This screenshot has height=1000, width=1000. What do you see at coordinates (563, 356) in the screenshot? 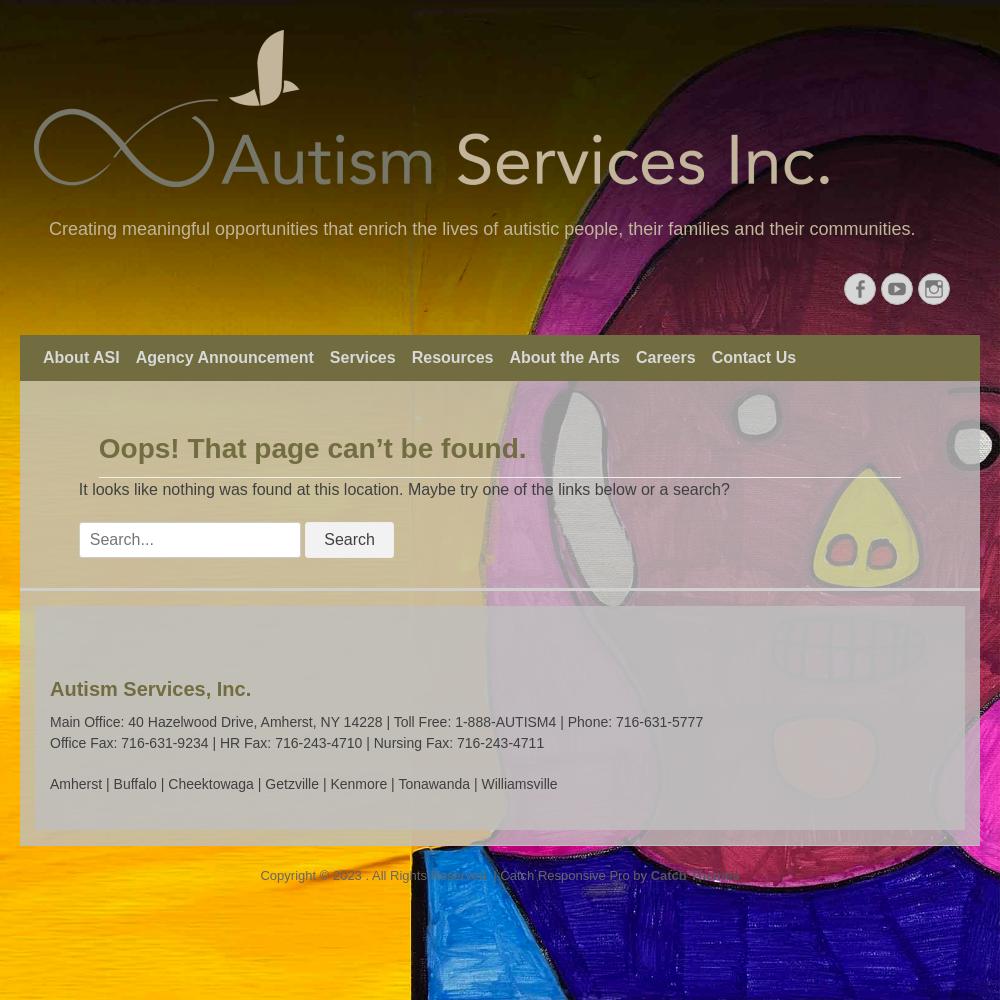
I see `'About the Arts'` at bounding box center [563, 356].